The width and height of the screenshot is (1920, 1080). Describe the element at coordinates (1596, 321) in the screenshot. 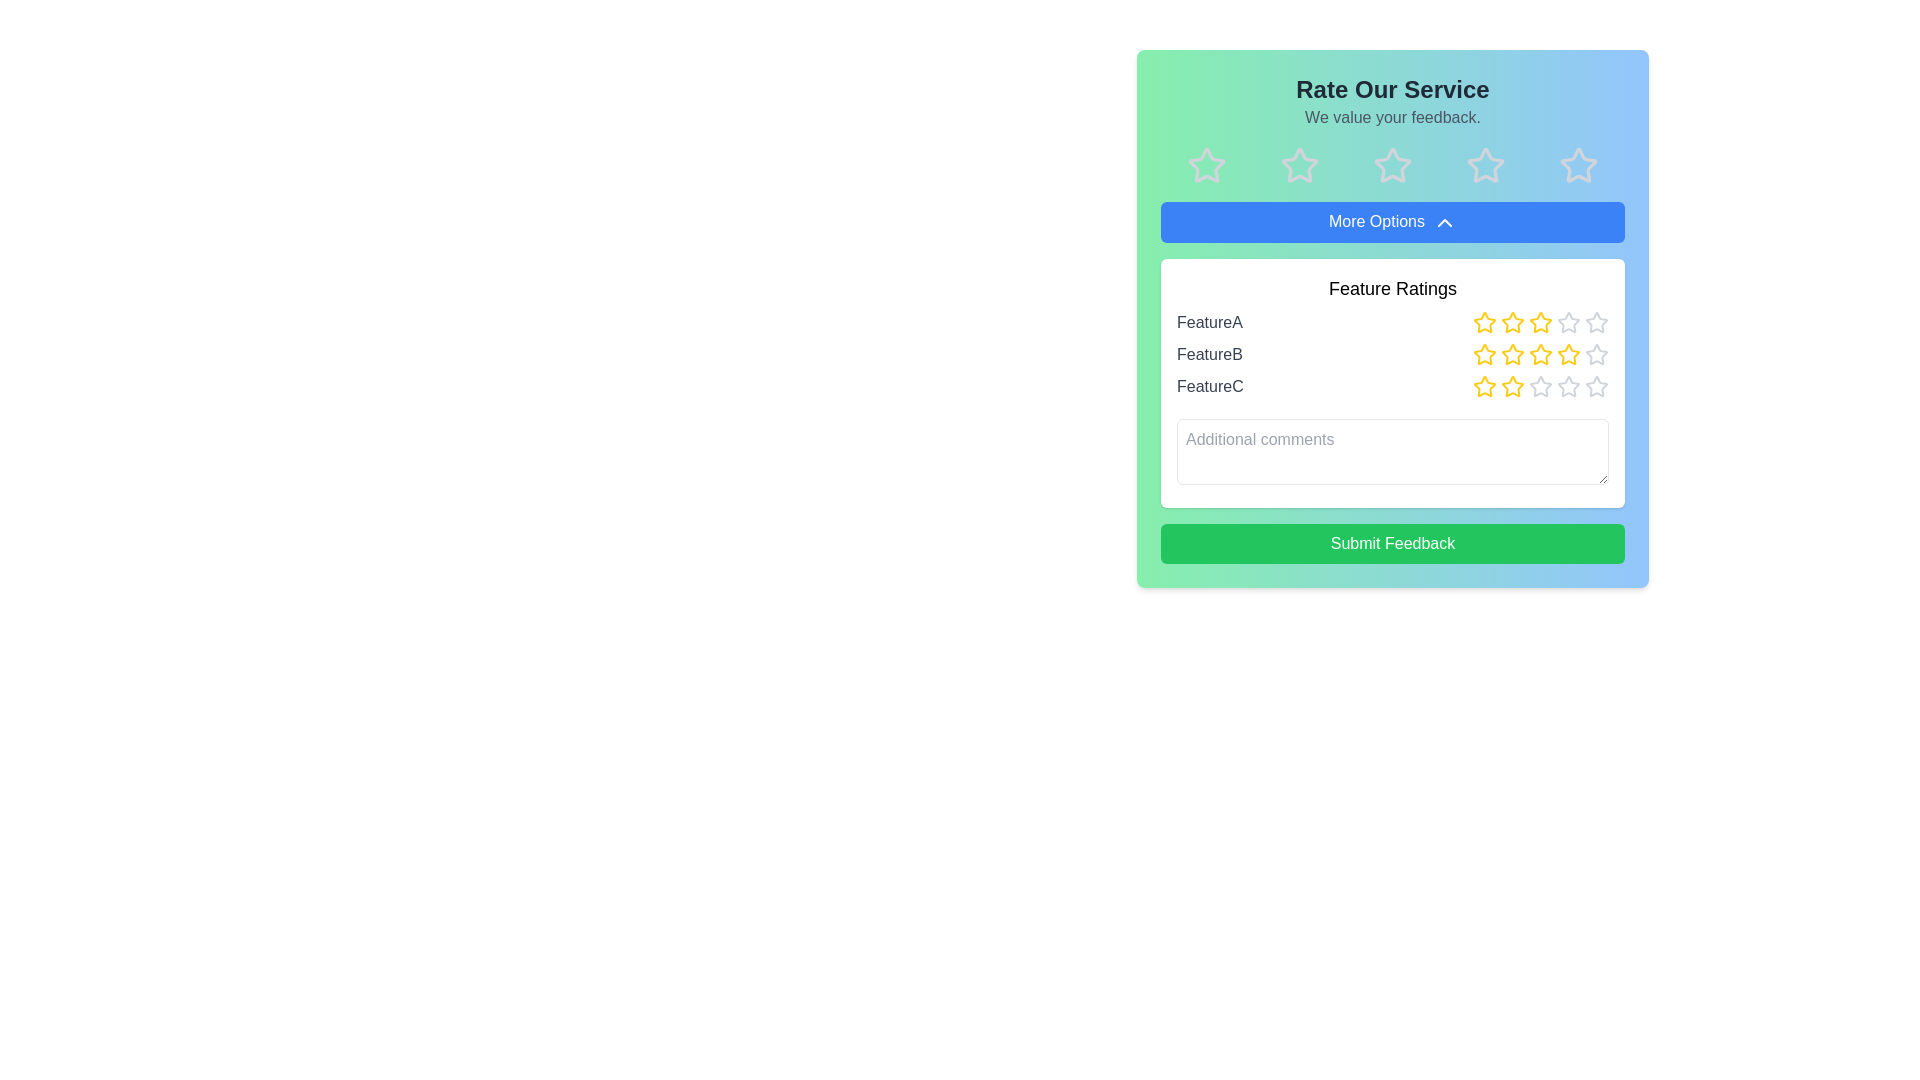

I see `the fourth star icon in the rating system` at that location.